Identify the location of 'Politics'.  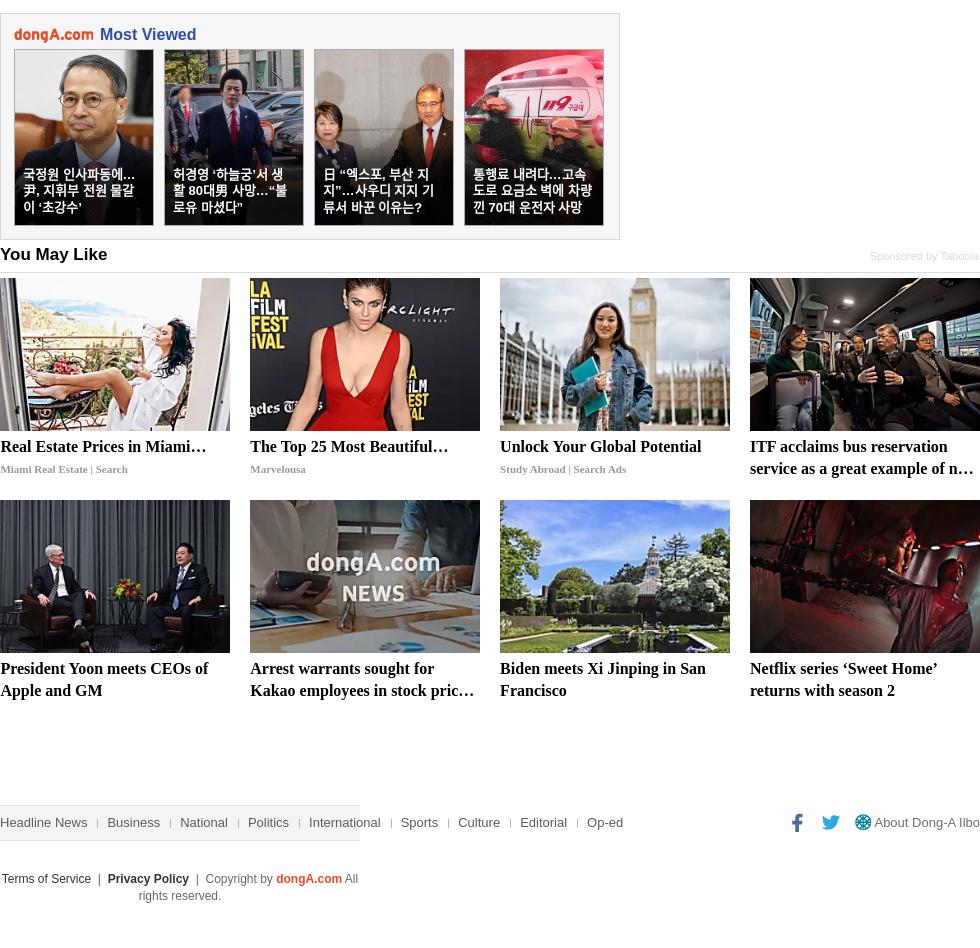
(268, 822).